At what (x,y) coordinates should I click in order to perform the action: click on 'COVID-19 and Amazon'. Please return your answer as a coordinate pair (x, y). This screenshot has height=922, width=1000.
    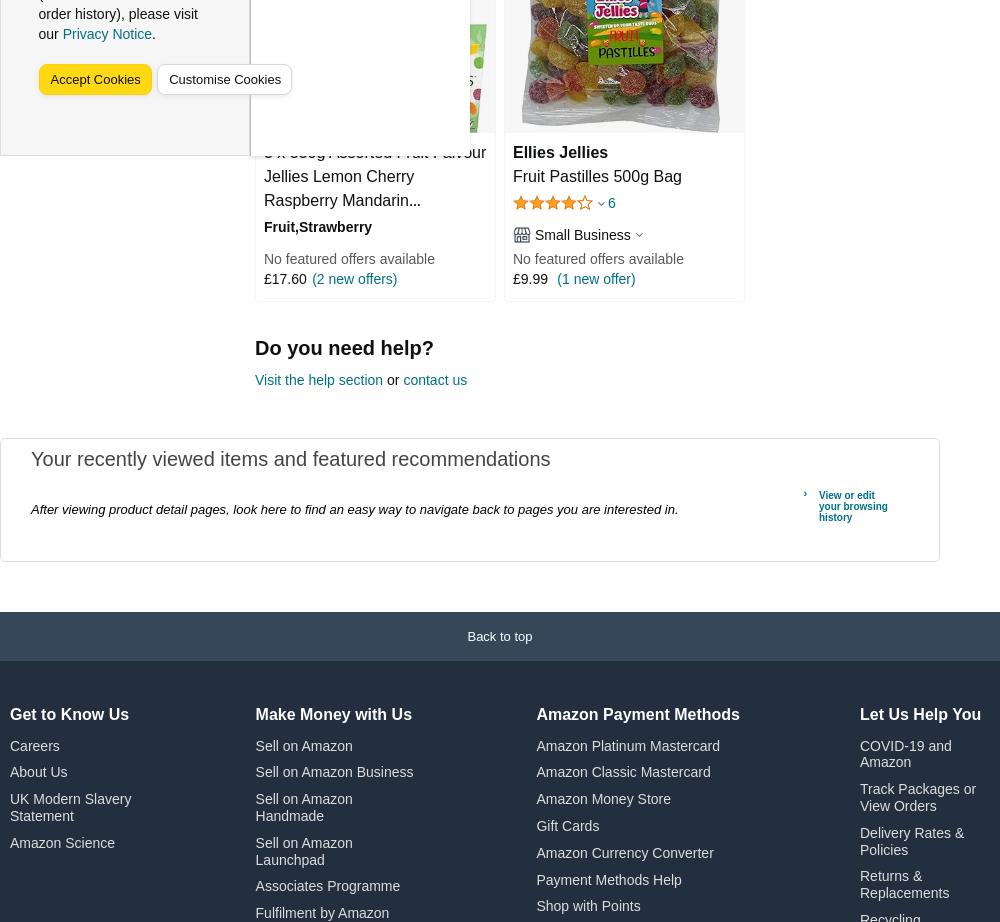
    Looking at the image, I should click on (905, 752).